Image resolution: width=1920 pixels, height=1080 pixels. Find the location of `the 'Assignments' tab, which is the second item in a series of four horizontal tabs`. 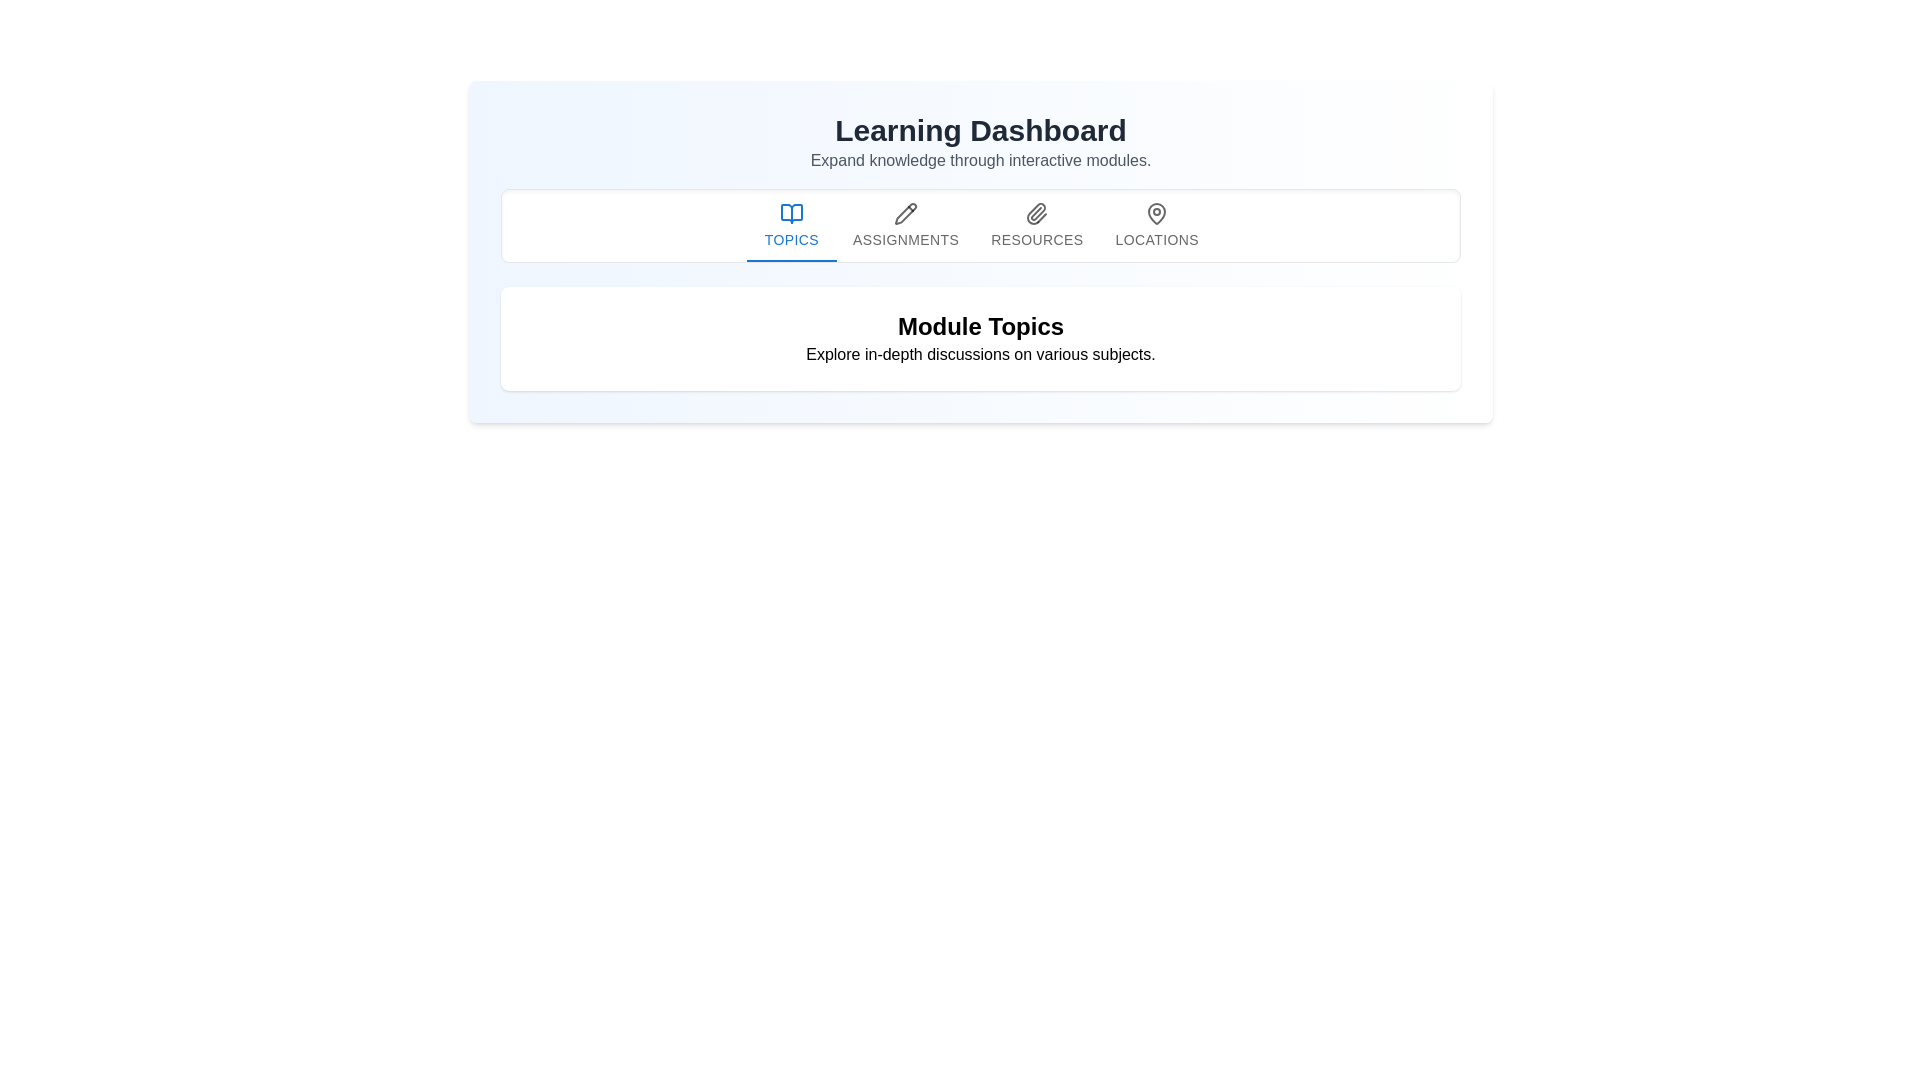

the 'Assignments' tab, which is the second item in a series of four horizontal tabs is located at coordinates (905, 225).